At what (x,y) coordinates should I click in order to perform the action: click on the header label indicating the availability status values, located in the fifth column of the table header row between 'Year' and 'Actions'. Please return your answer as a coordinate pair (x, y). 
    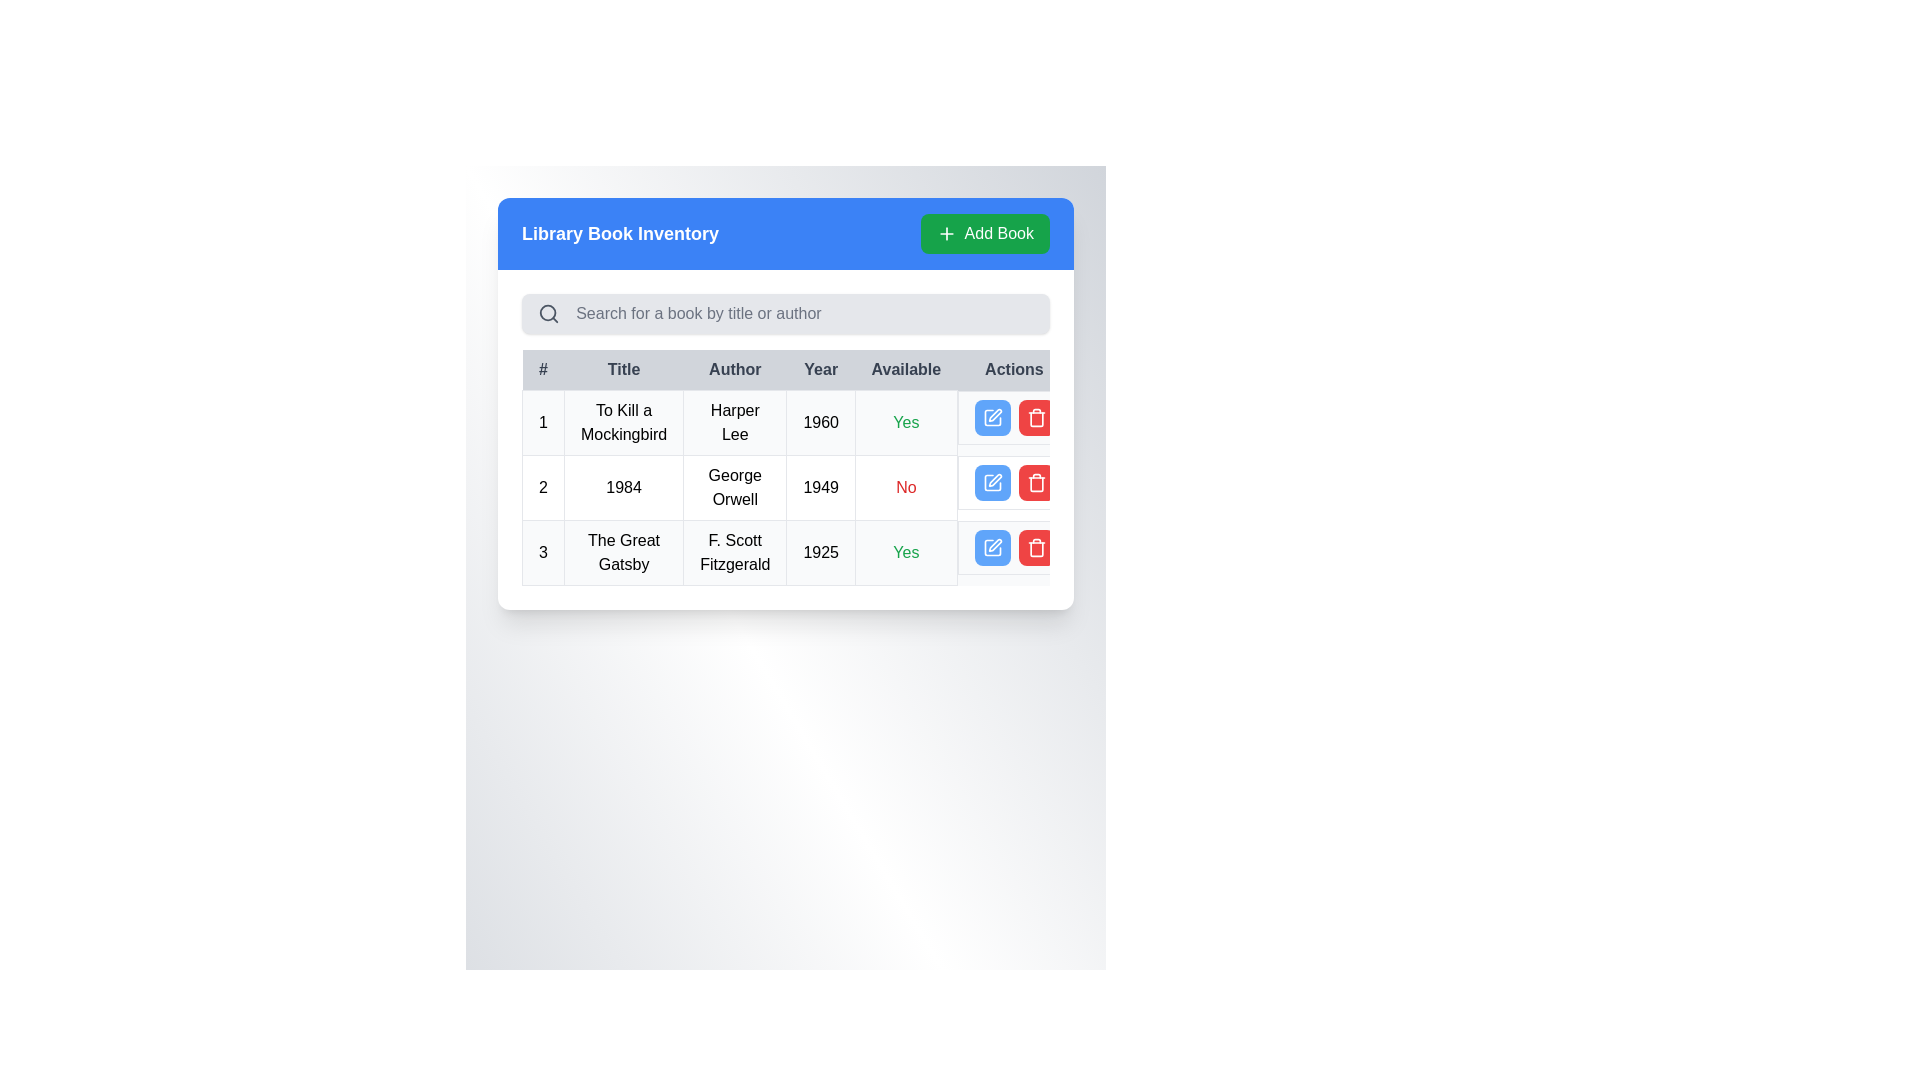
    Looking at the image, I should click on (905, 370).